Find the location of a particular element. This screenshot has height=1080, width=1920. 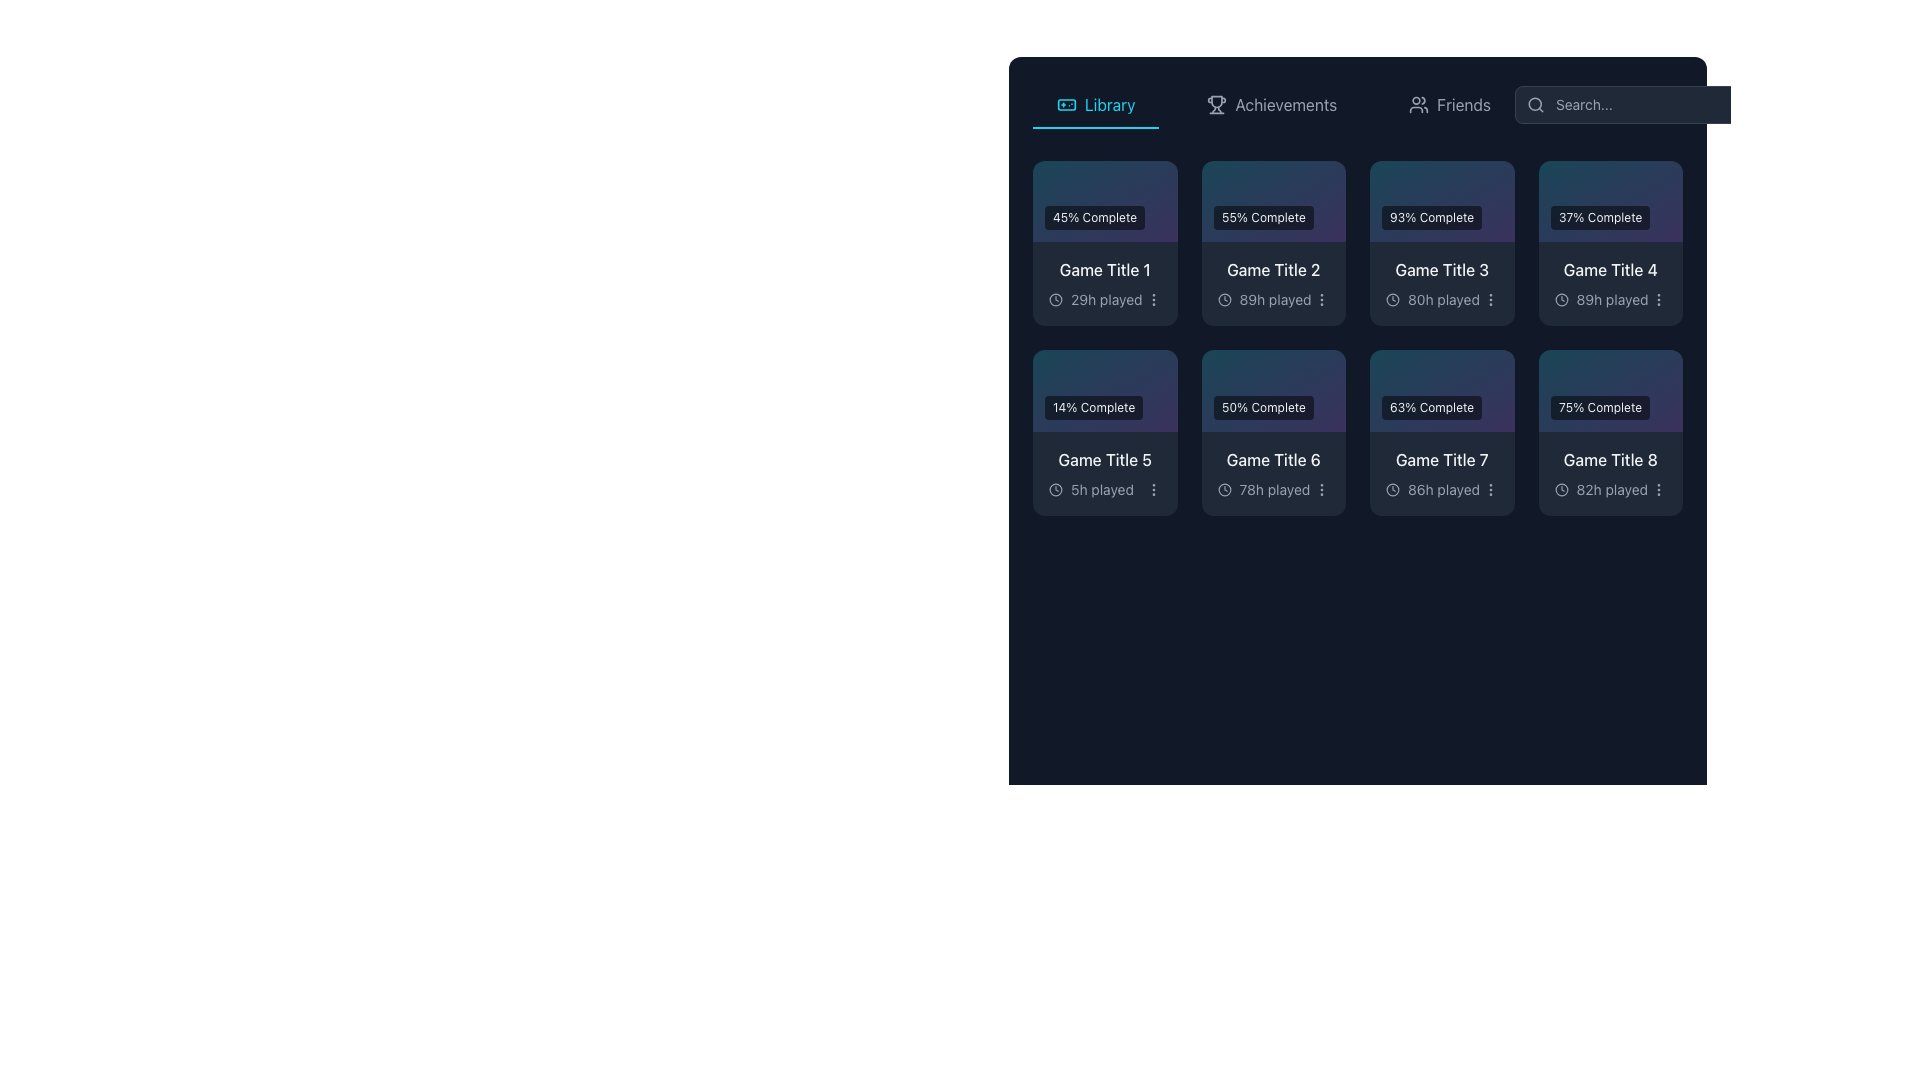

information displayed on the Informational display card located in the first row and fourth column of the grid, positioned below the '37% Complete' label is located at coordinates (1610, 284).